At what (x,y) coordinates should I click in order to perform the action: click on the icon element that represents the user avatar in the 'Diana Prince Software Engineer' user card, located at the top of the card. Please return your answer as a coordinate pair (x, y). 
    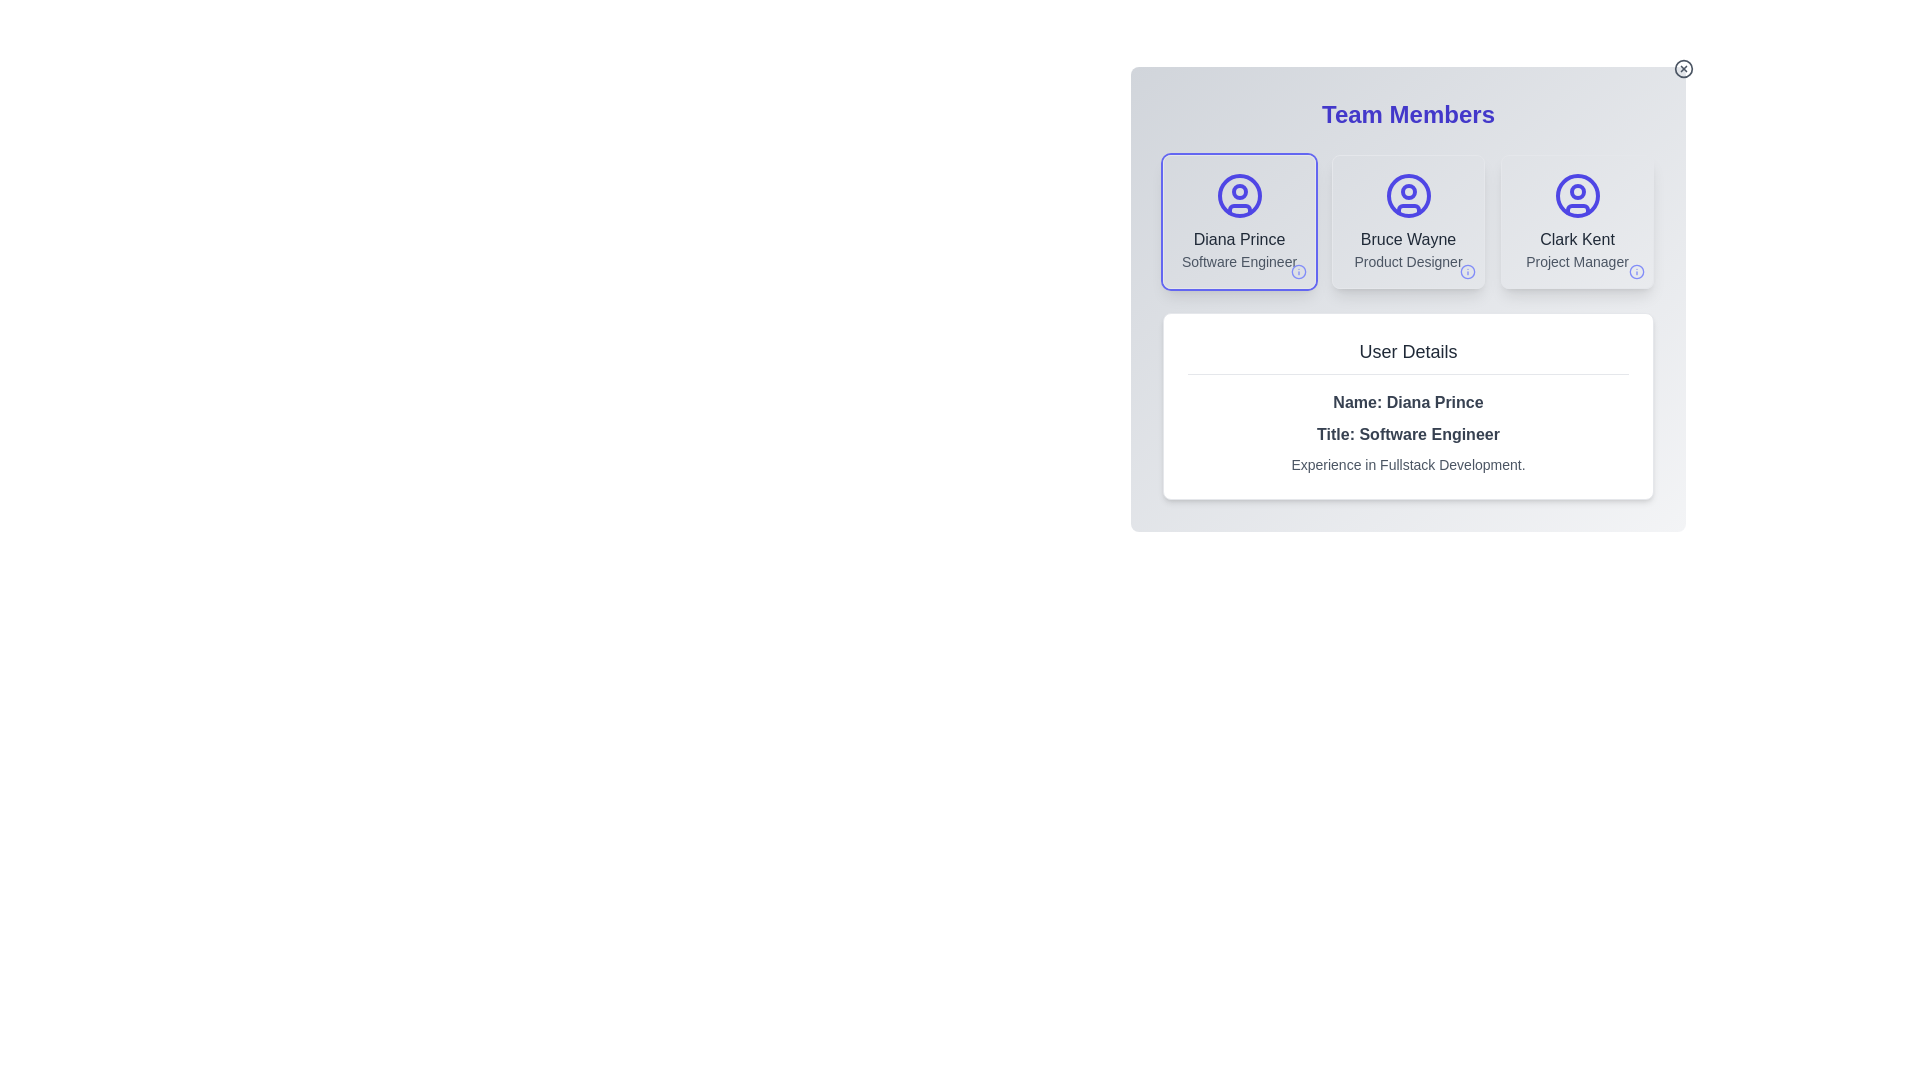
    Looking at the image, I should click on (1238, 196).